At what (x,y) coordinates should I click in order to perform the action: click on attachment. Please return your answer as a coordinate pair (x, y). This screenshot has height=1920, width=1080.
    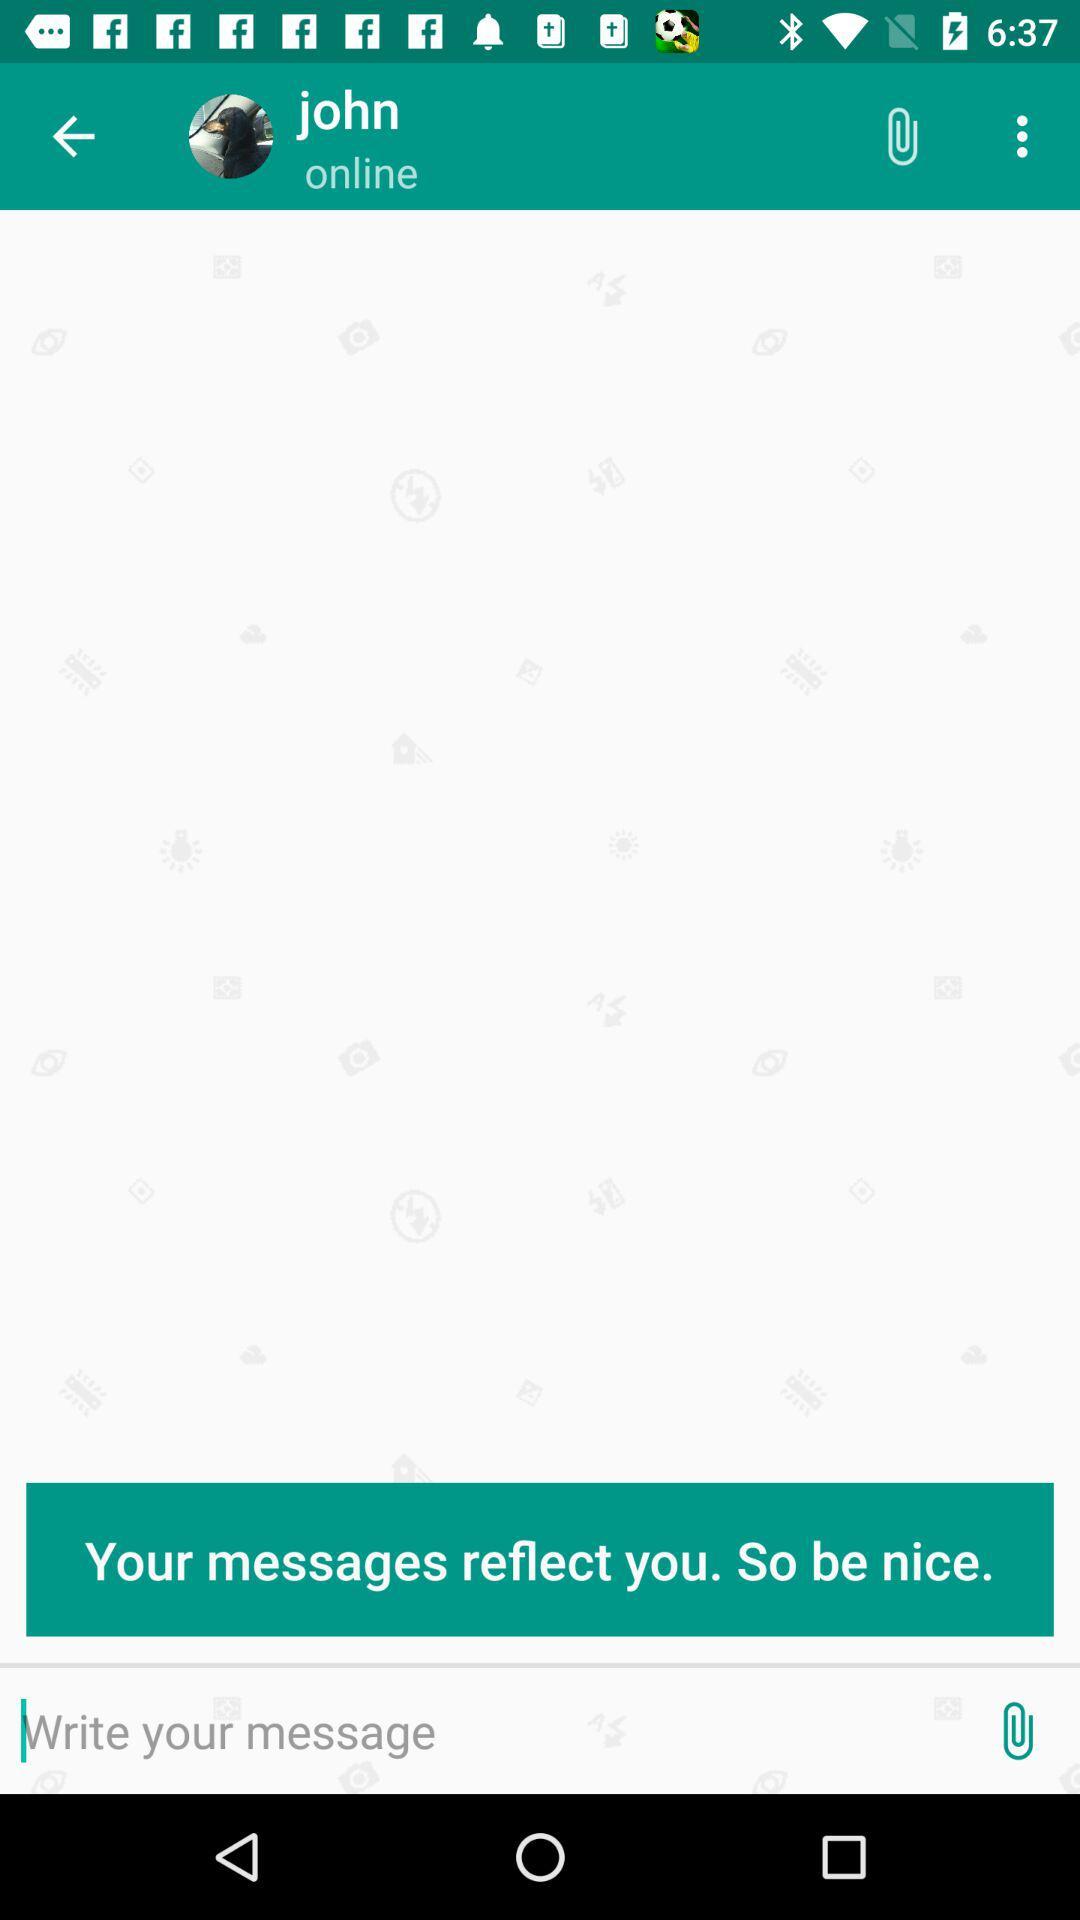
    Looking at the image, I should click on (1017, 1730).